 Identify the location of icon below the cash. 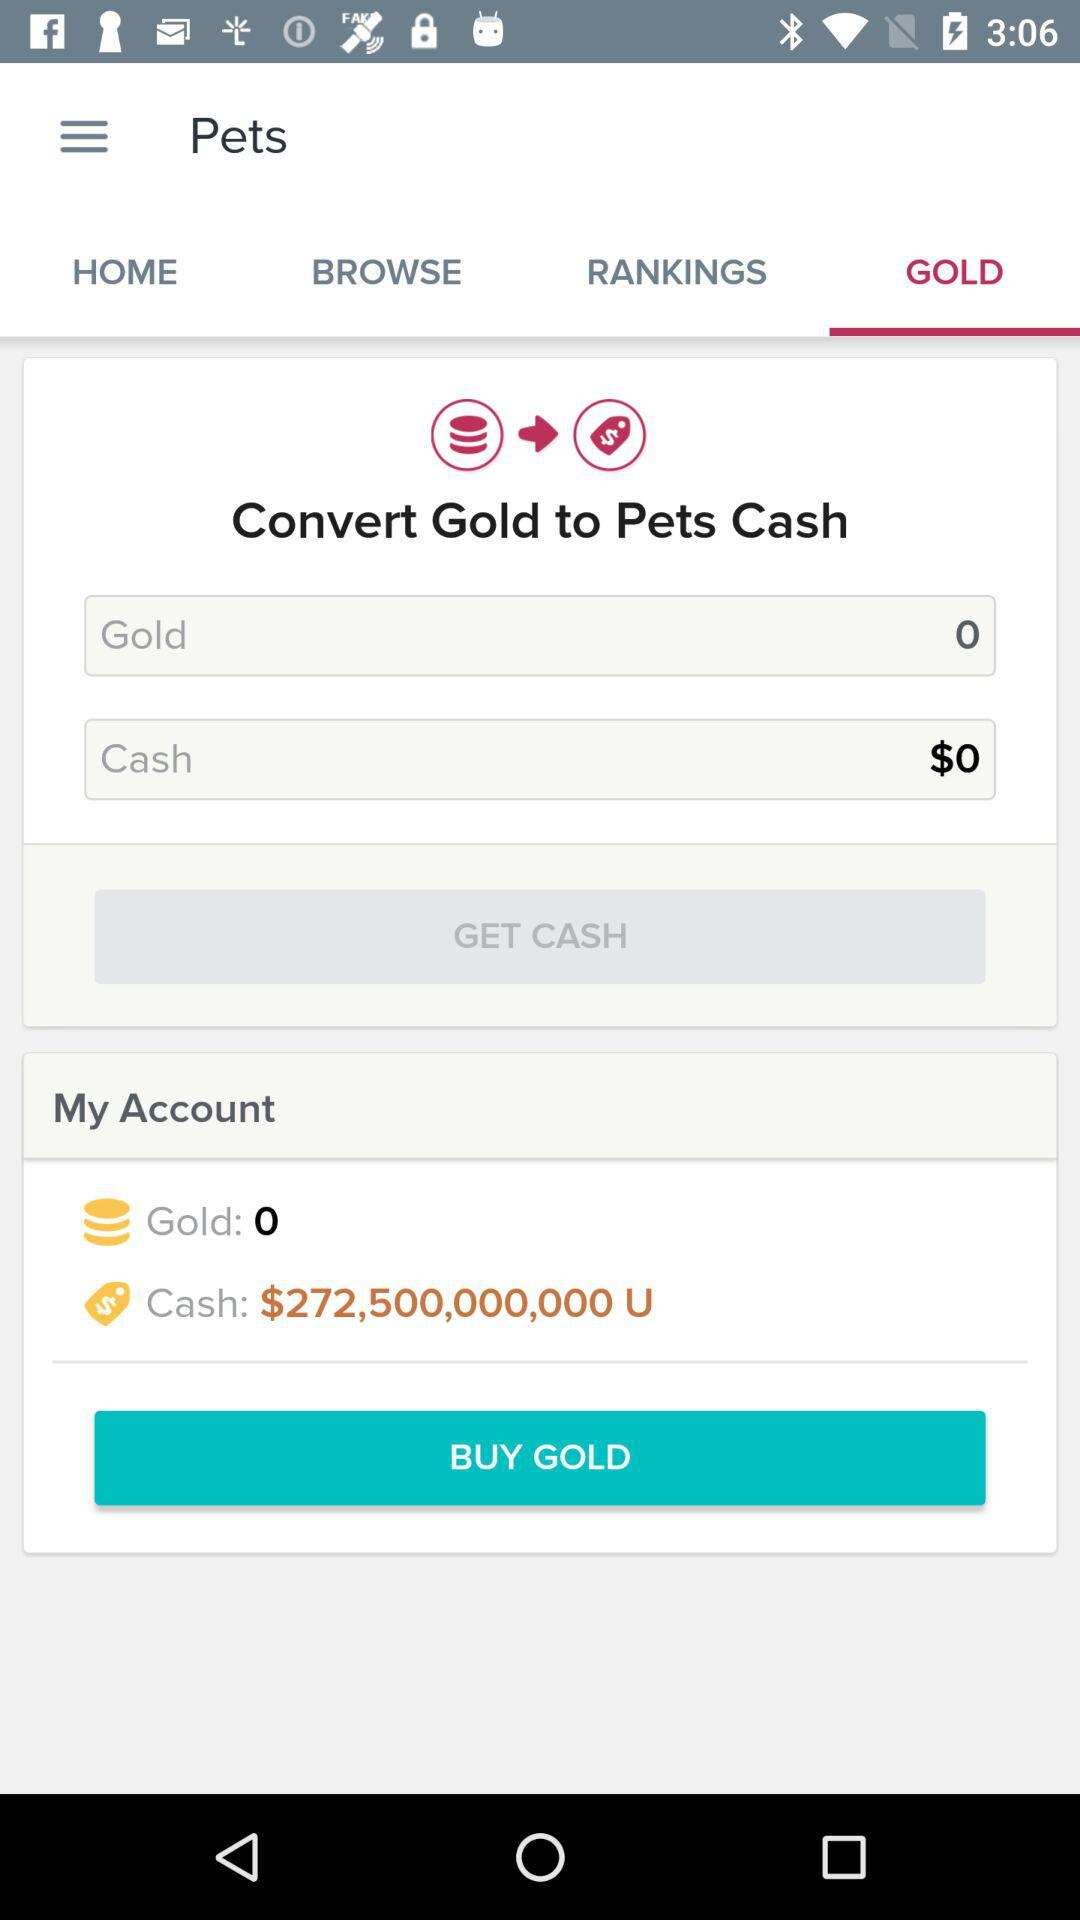
(540, 935).